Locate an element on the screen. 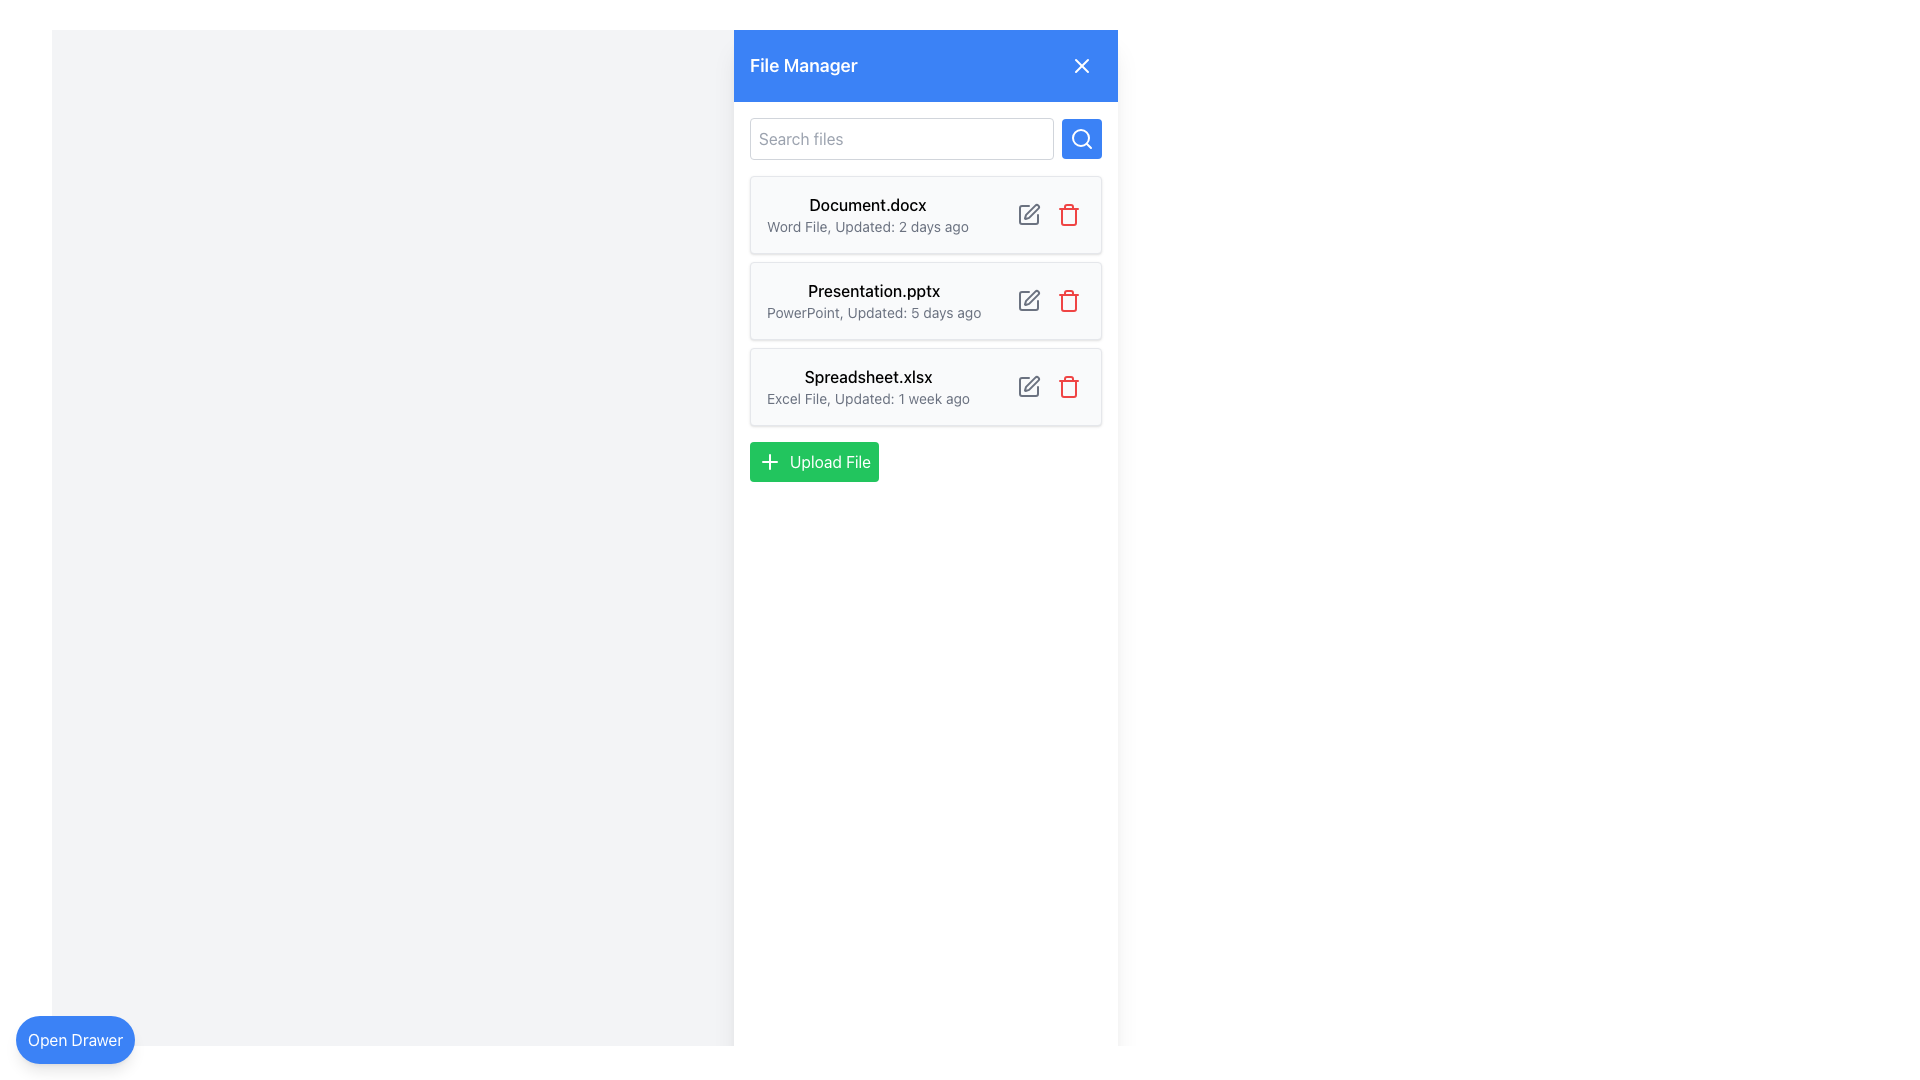 This screenshot has height=1080, width=1920. the text label displaying 'Document.docx', which is styled with medium weight font in black on a light background, located as the primary headline of the first file entry in a vertical list within the file management interface is located at coordinates (868, 204).